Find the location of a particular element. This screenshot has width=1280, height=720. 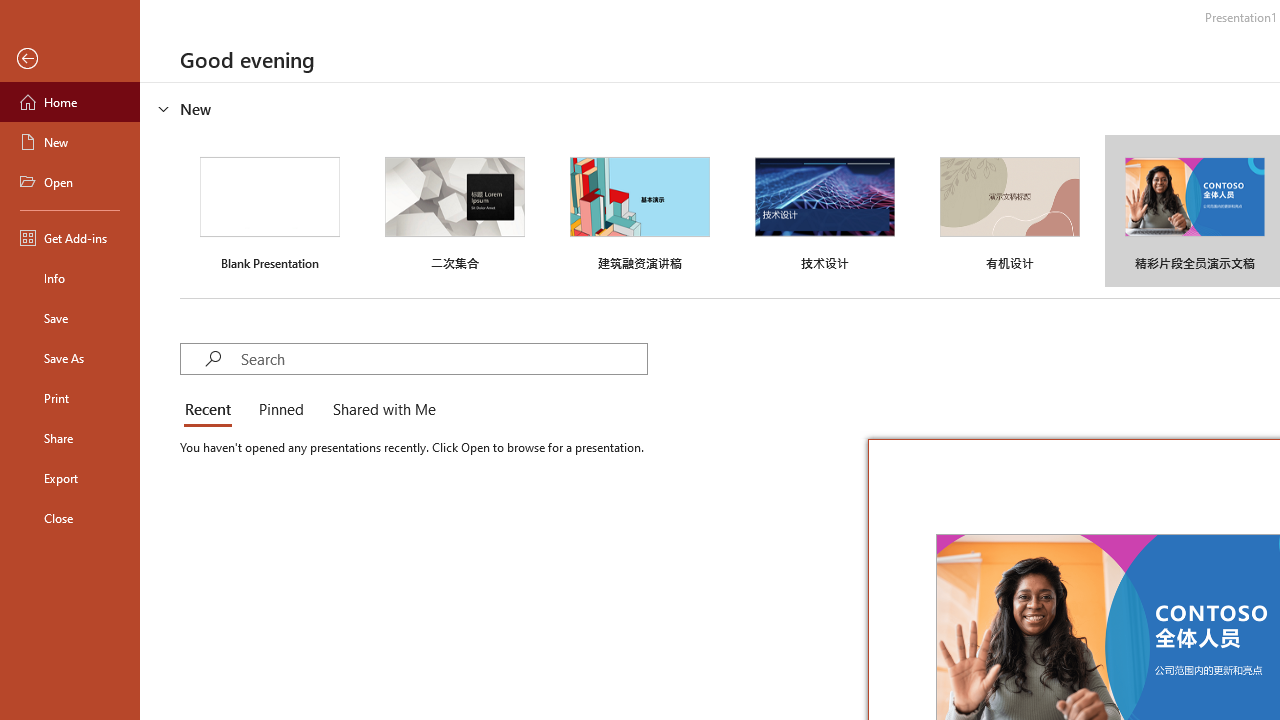

'Recent' is located at coordinates (212, 410).